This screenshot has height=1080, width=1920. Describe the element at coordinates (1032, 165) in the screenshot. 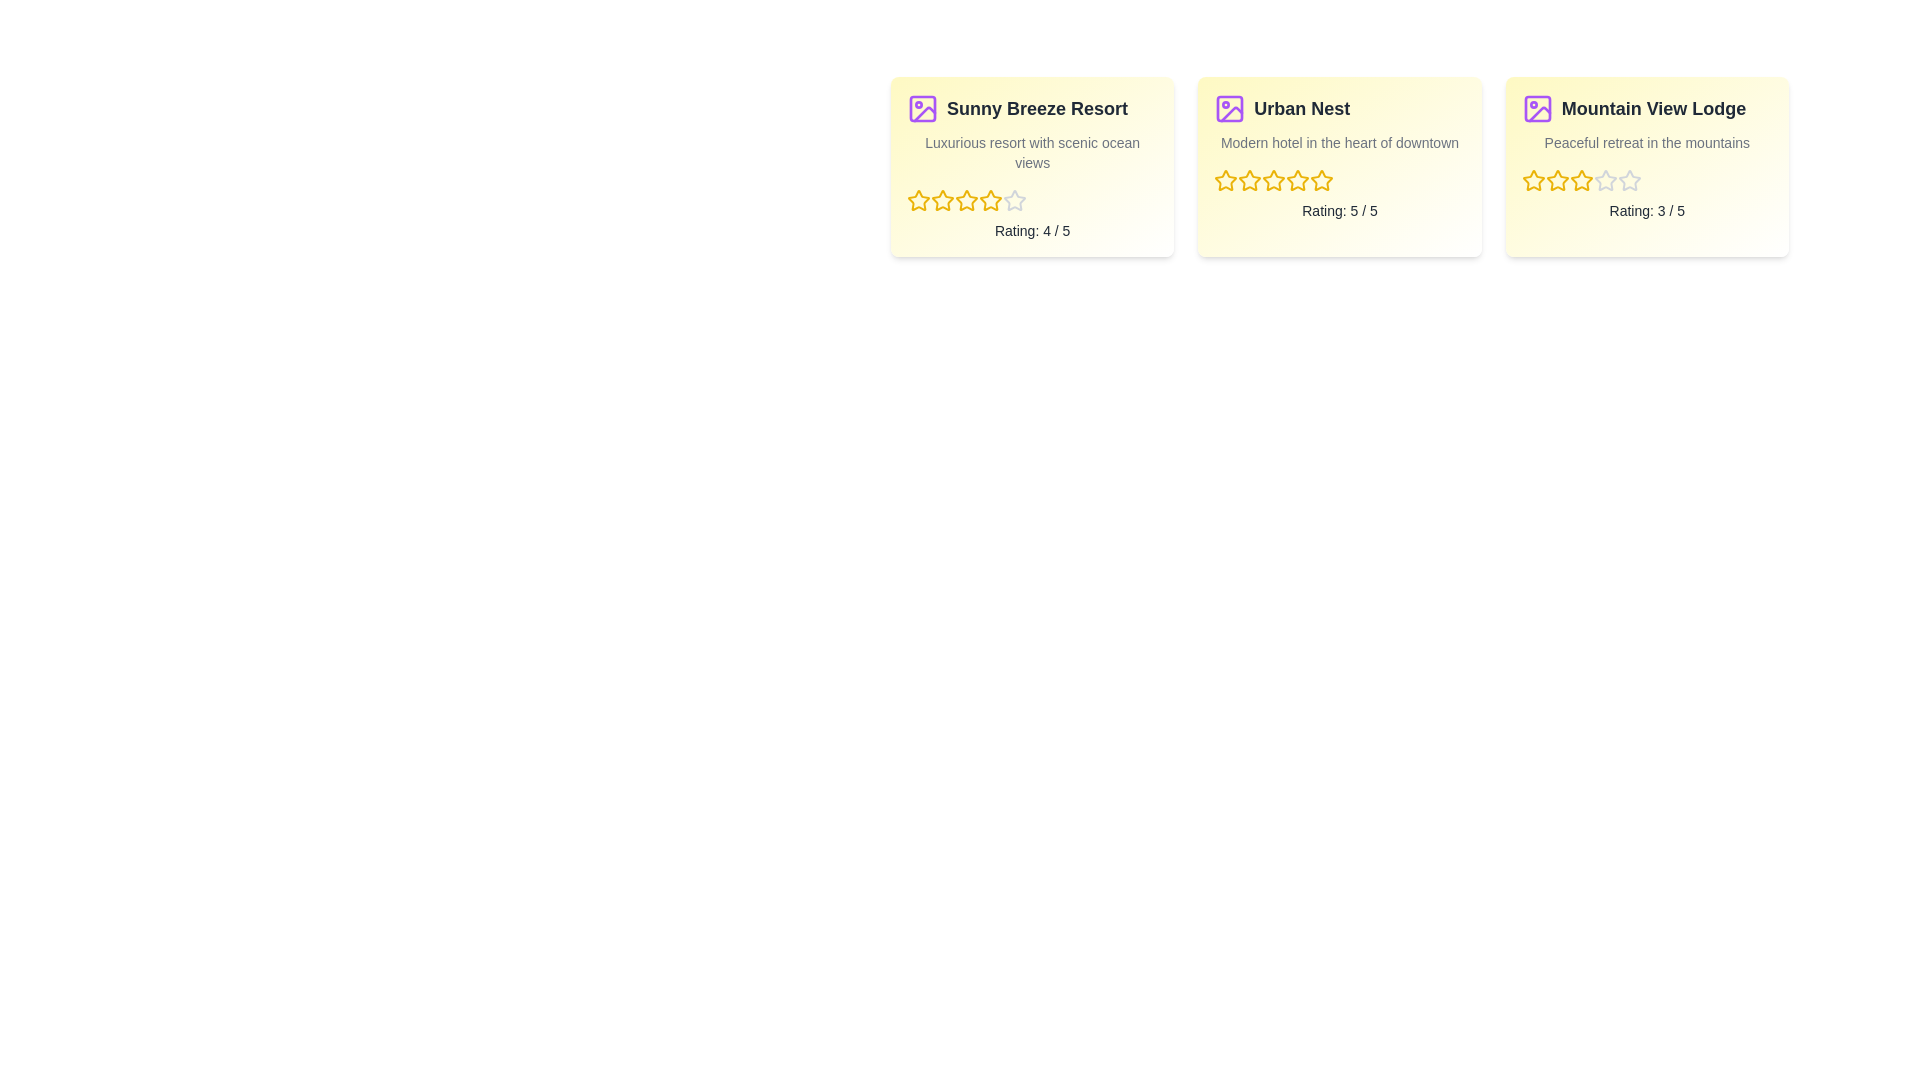

I see `the hotel card for Sunny Breeze Resort` at that location.